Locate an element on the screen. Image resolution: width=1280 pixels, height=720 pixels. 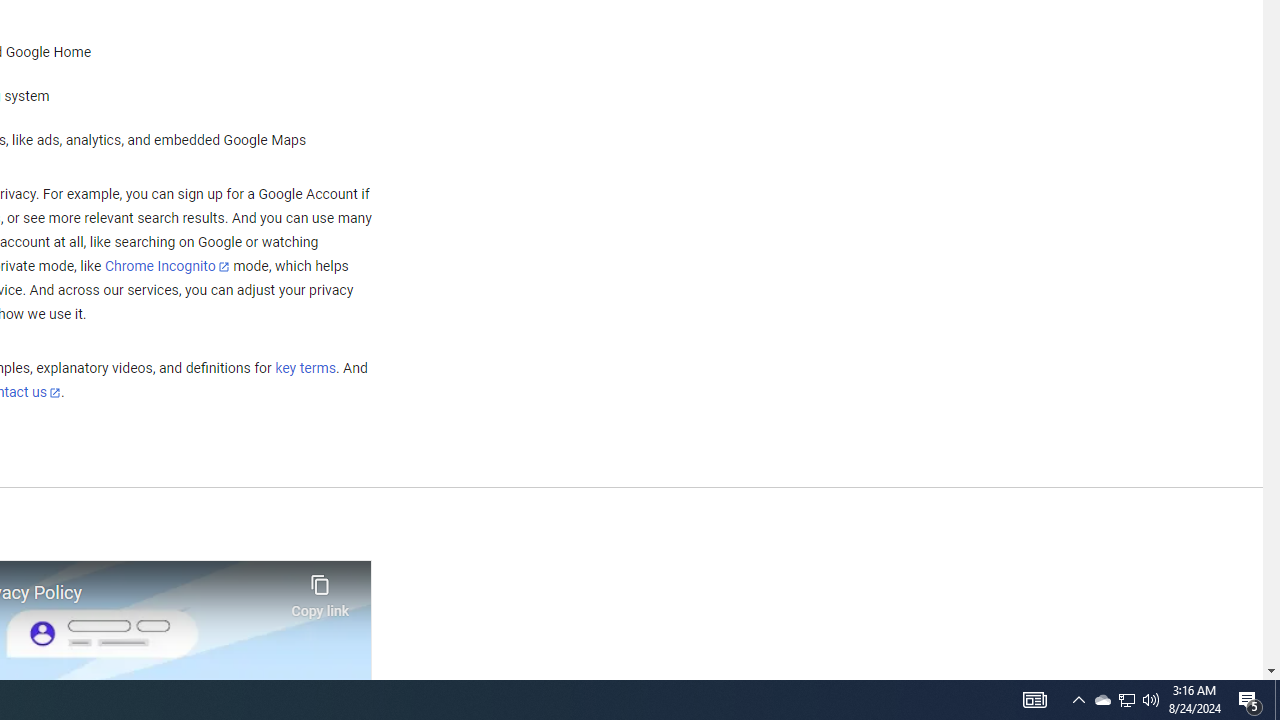
'Copy link' is located at coordinates (320, 590).